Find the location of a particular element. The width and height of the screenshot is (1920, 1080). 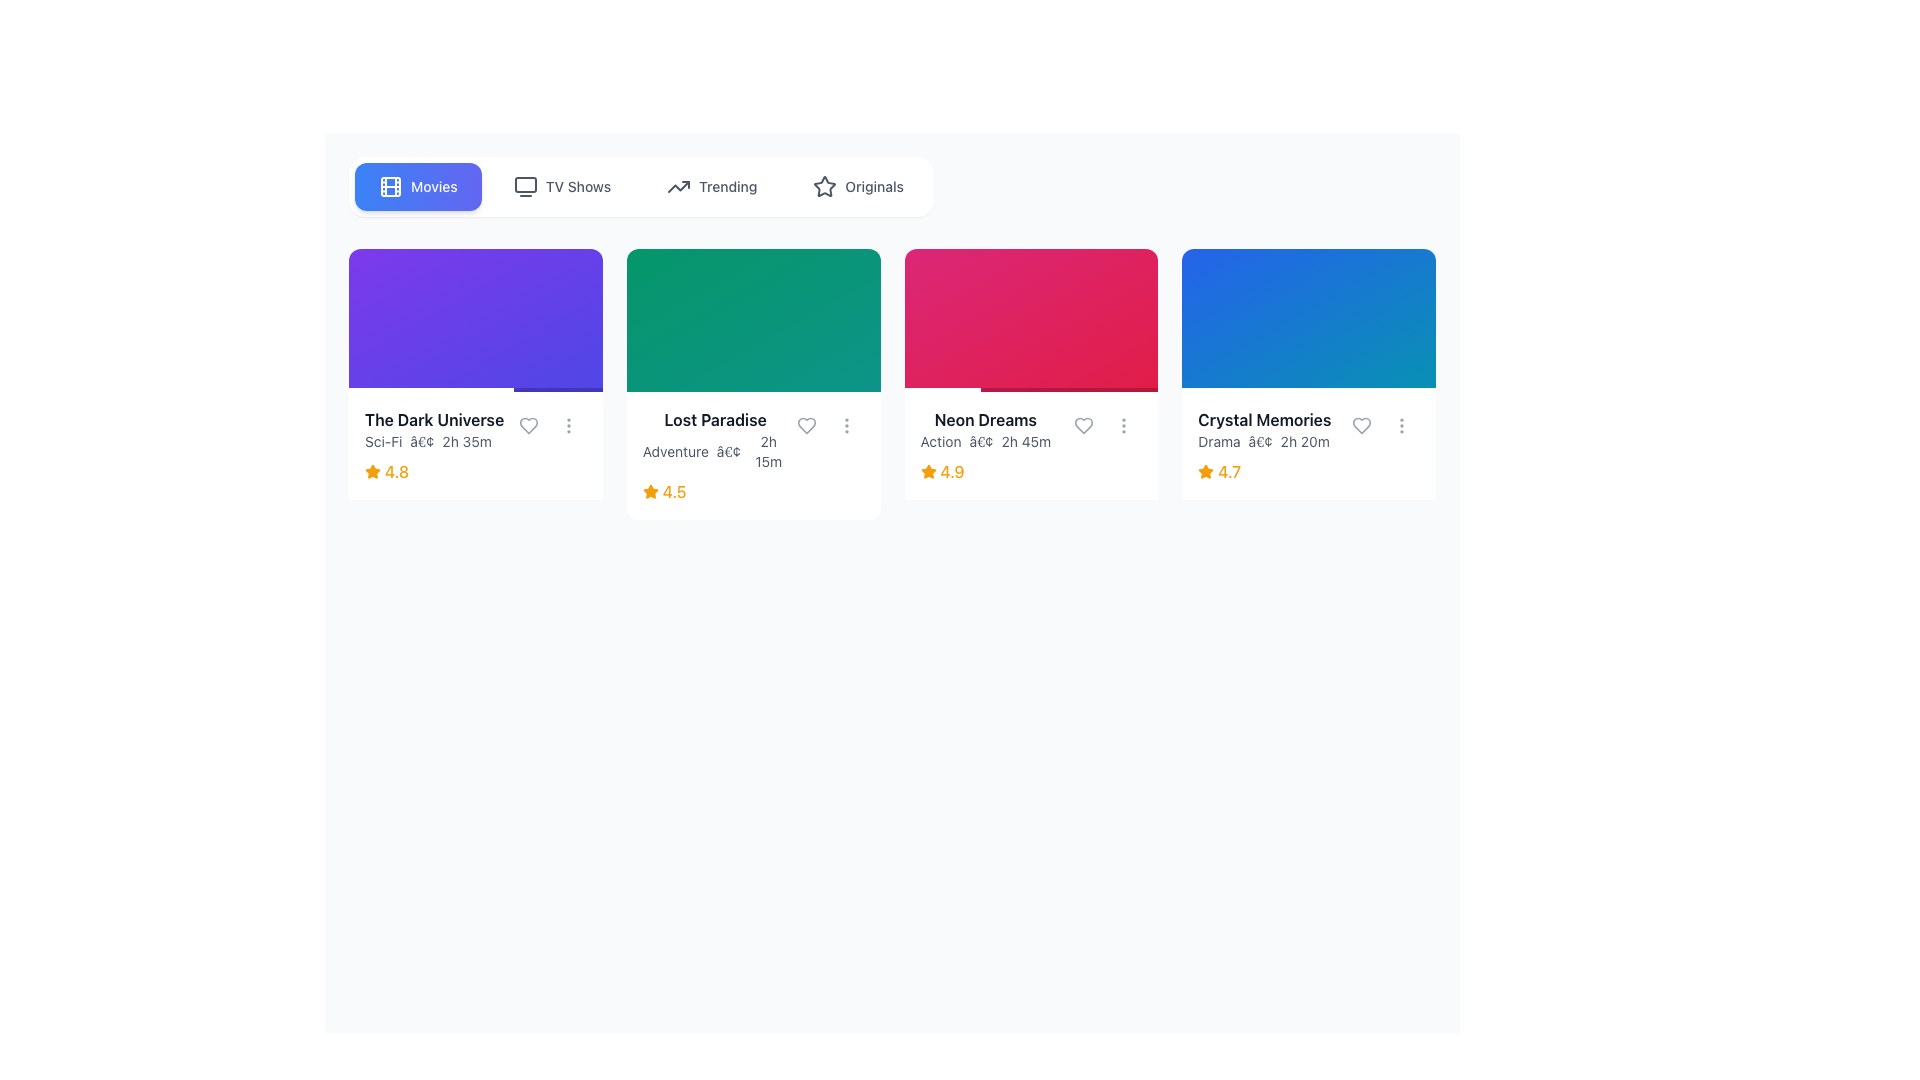

the play button SVG graphic located near the center of the first movie card in a horizontally scrolling gallery for accessibility navigation is located at coordinates (477, 319).